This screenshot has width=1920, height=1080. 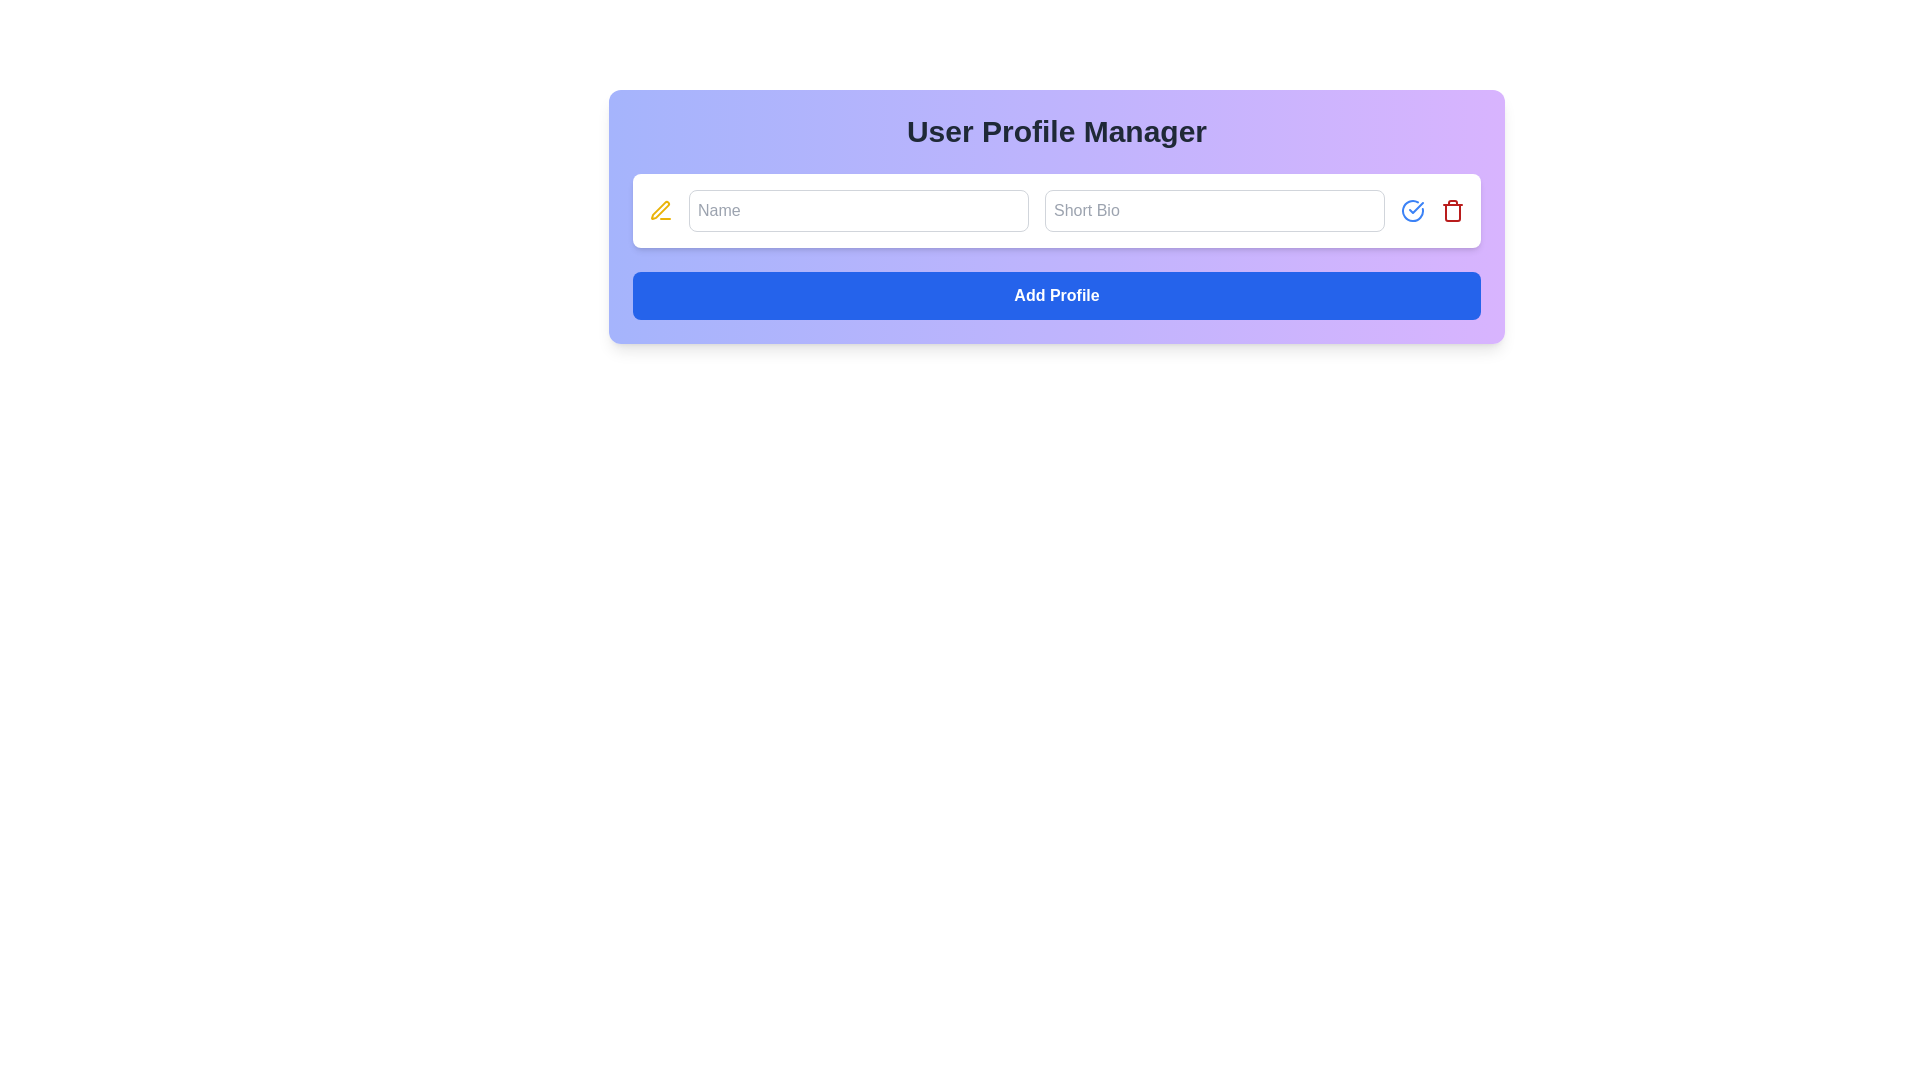 I want to click on the 'Add Profile' button located at the bottom of the 'User Profile Manager' card, so click(x=1055, y=296).